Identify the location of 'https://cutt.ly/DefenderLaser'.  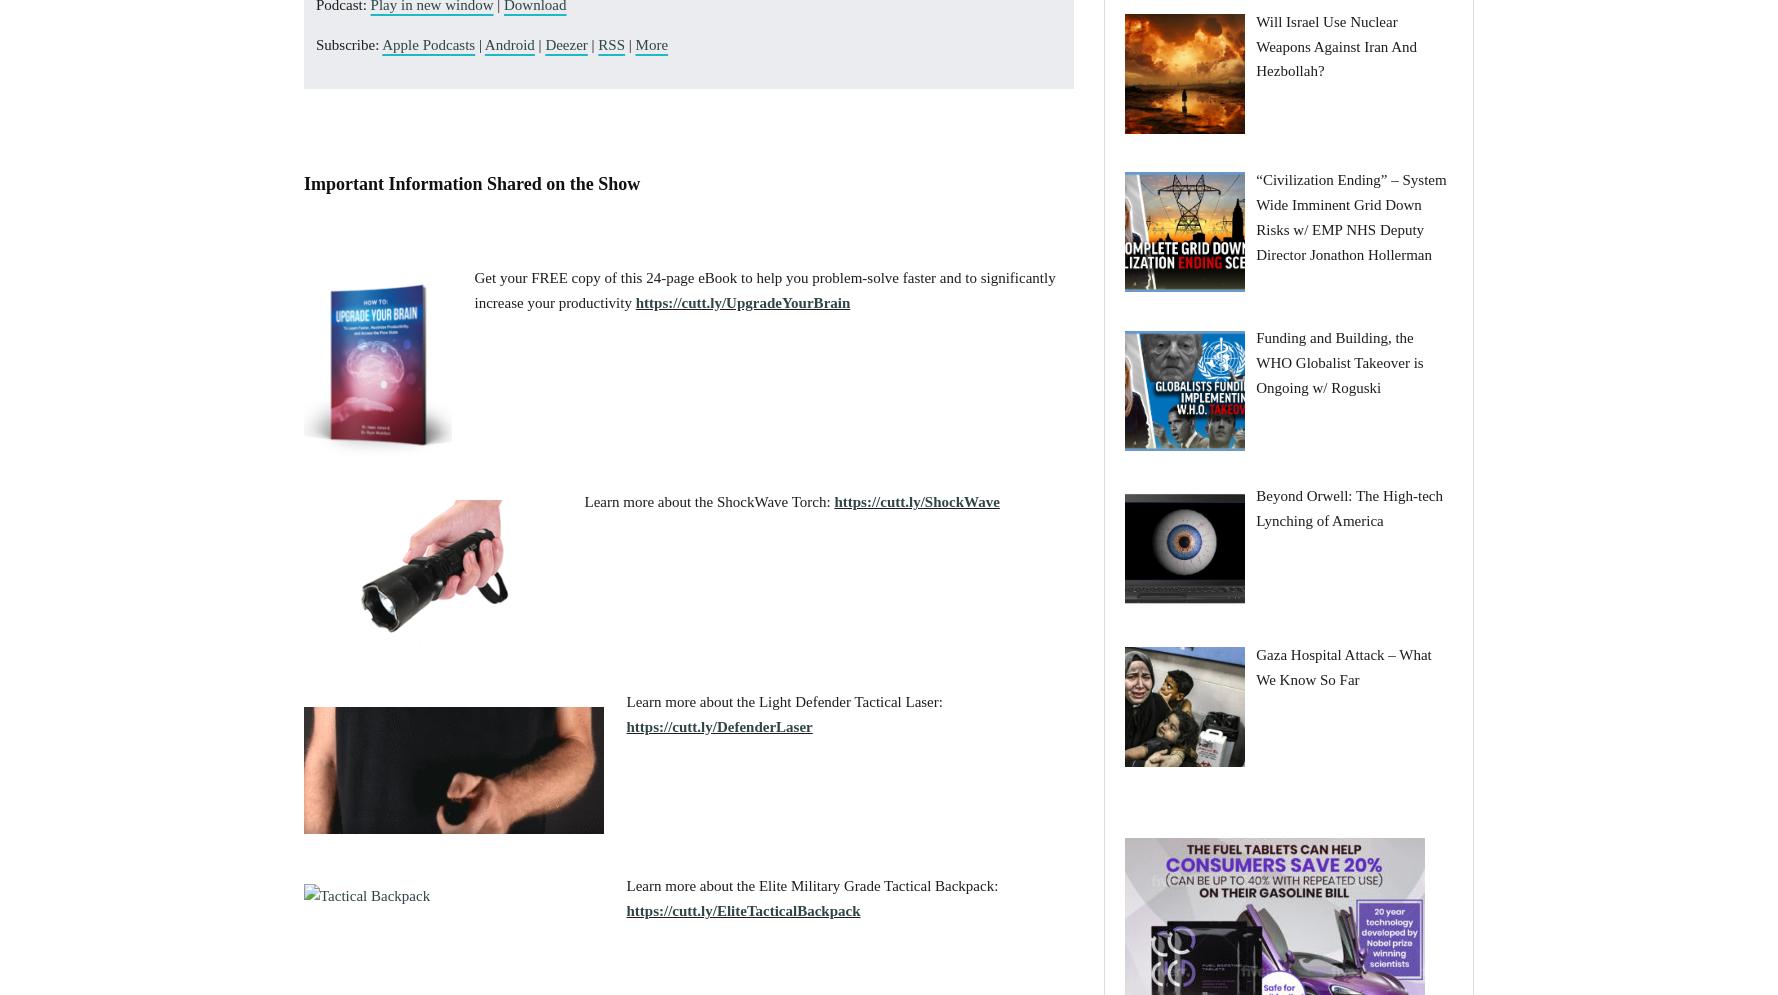
(718, 725).